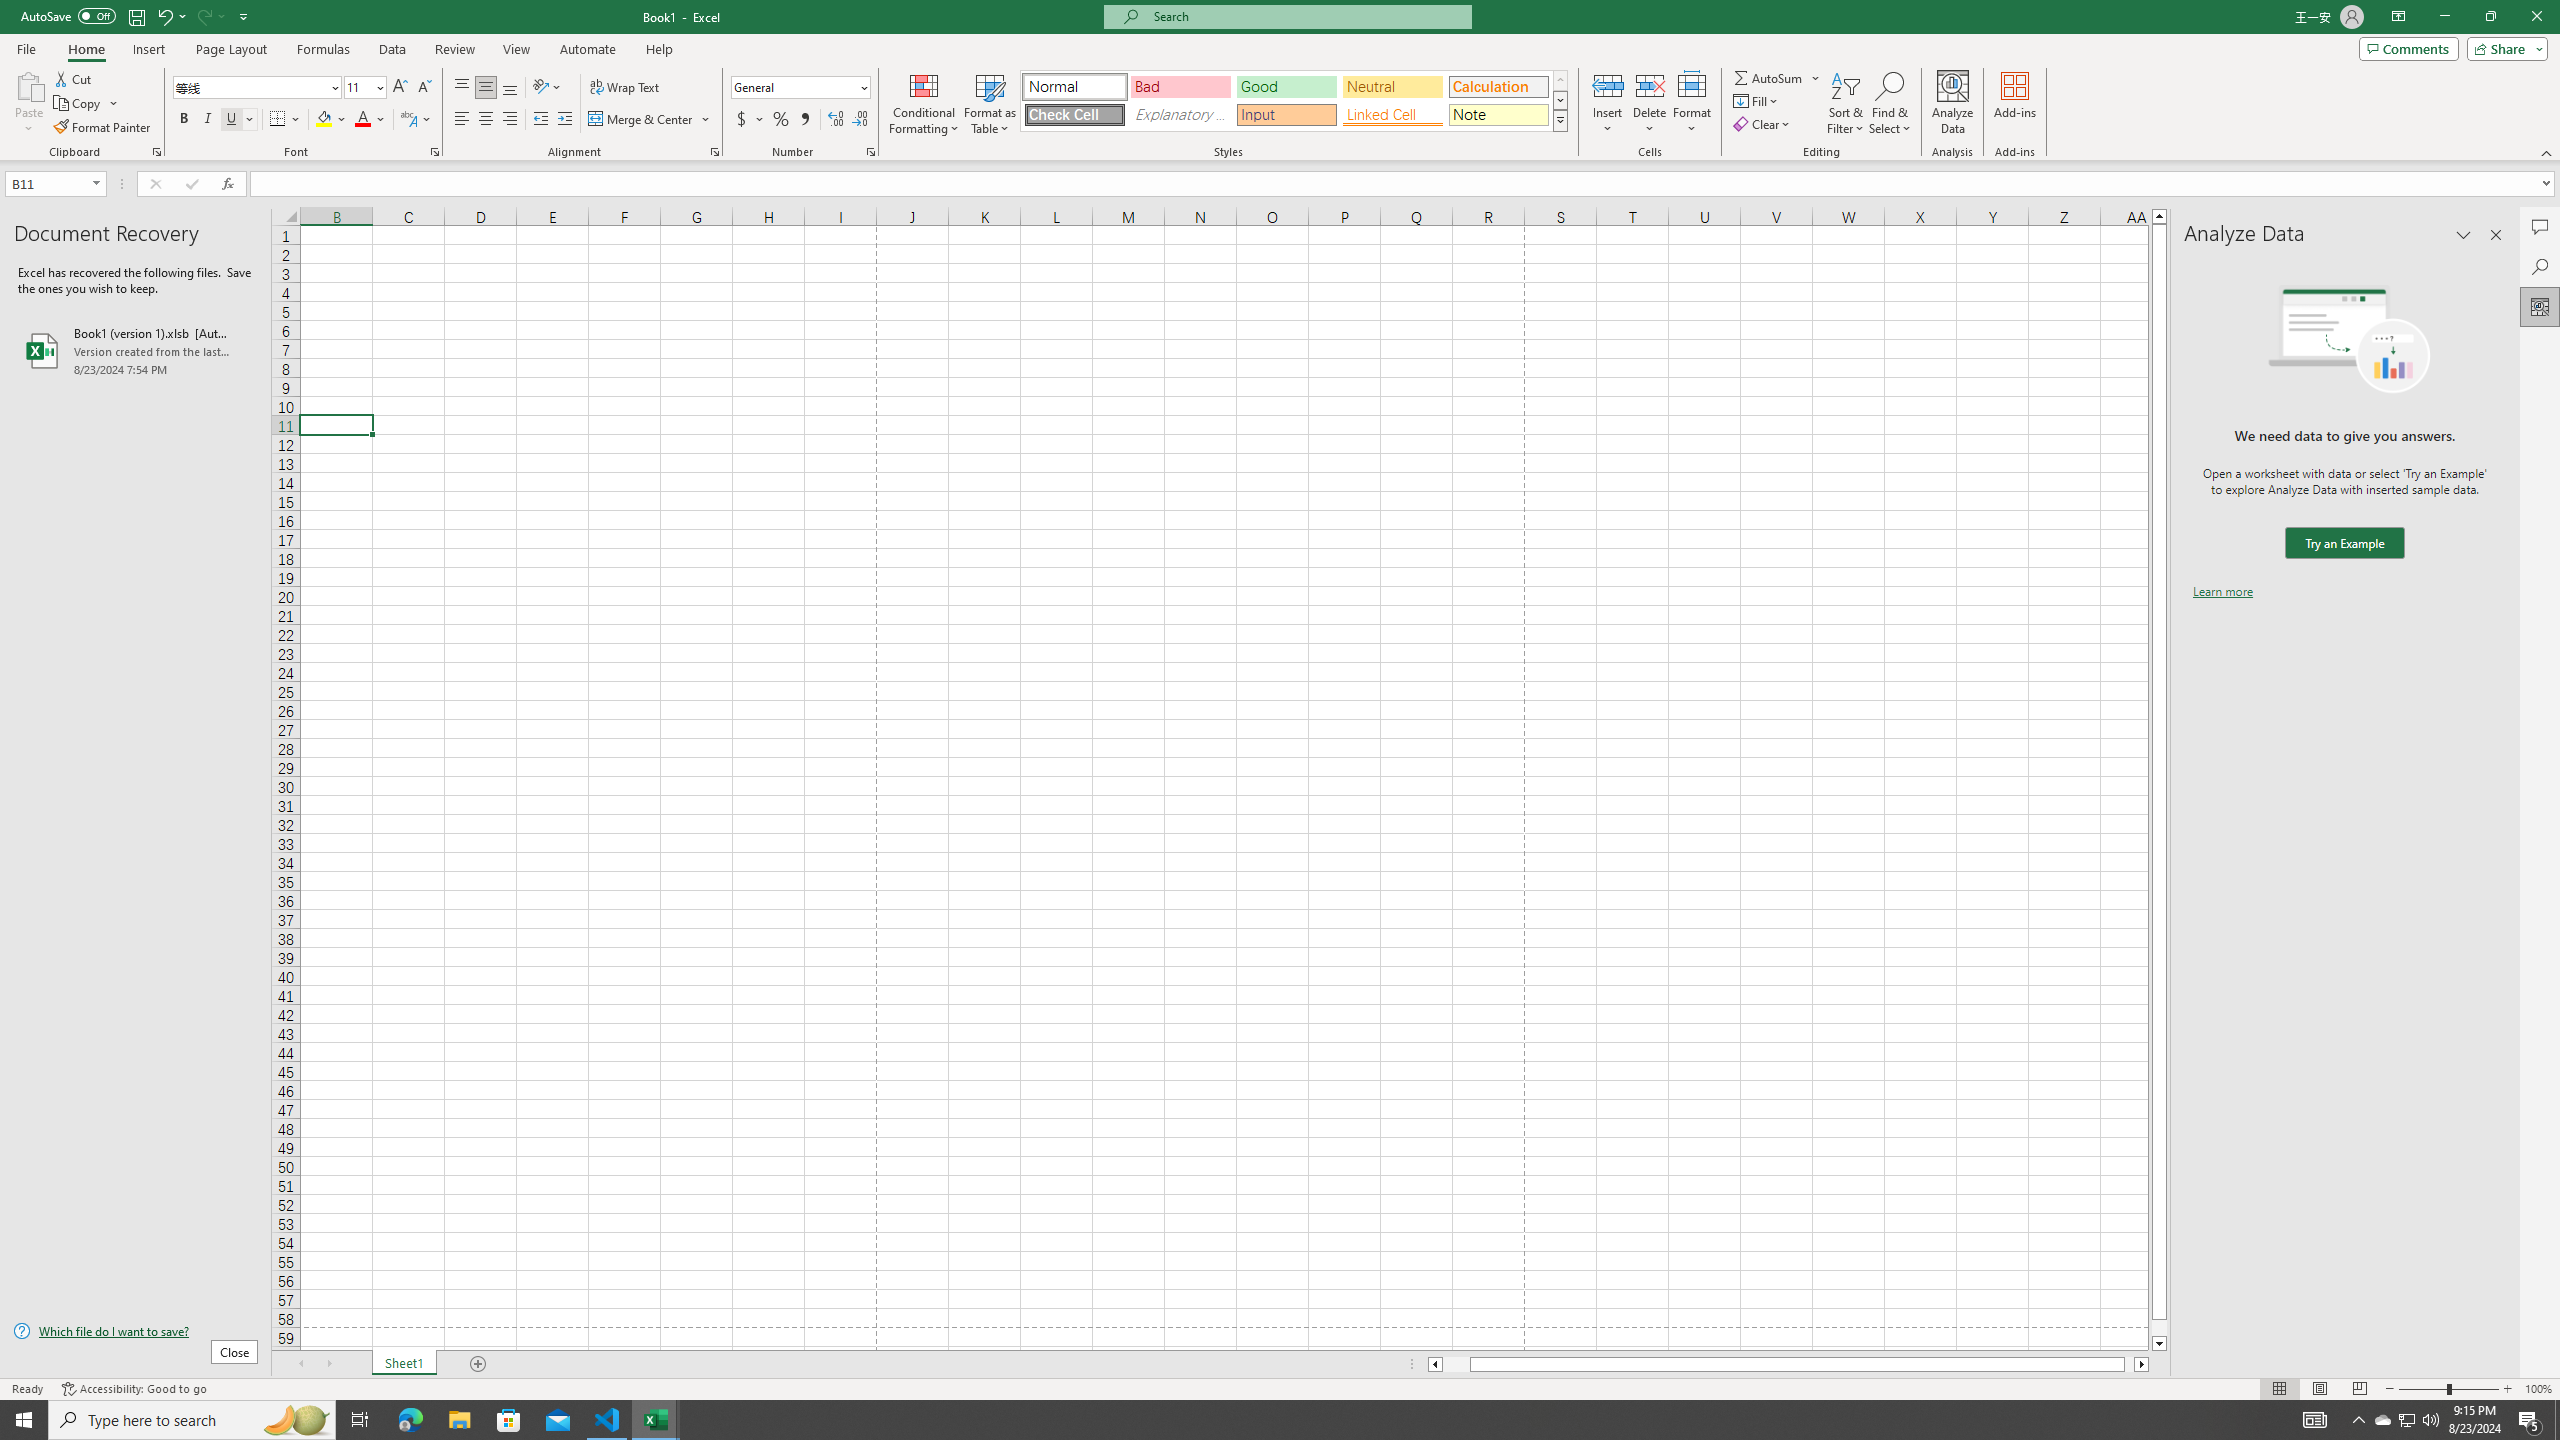 The height and width of the screenshot is (1440, 2560). I want to click on 'Font Color', so click(370, 118).